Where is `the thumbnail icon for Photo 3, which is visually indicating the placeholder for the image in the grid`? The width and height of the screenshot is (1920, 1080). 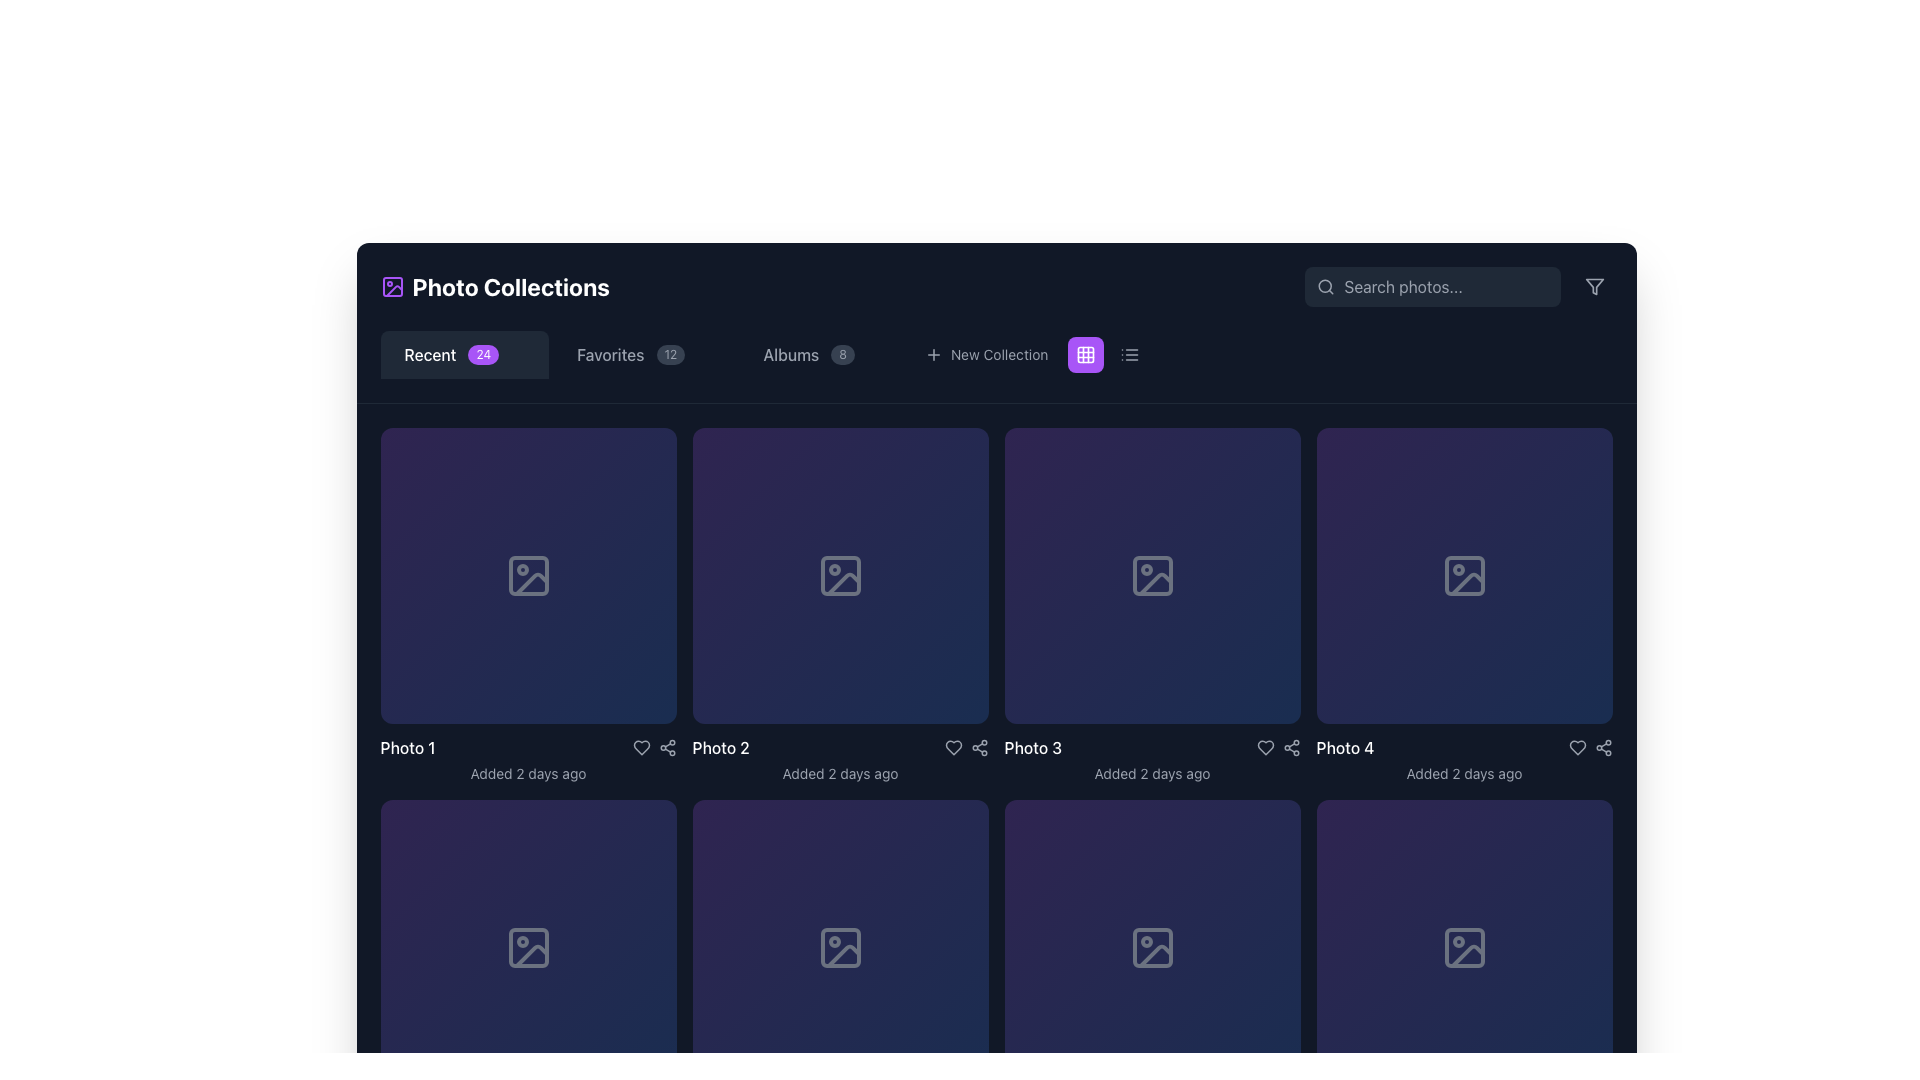
the thumbnail icon for Photo 3, which is visually indicating the placeholder for the image in the grid is located at coordinates (1152, 575).